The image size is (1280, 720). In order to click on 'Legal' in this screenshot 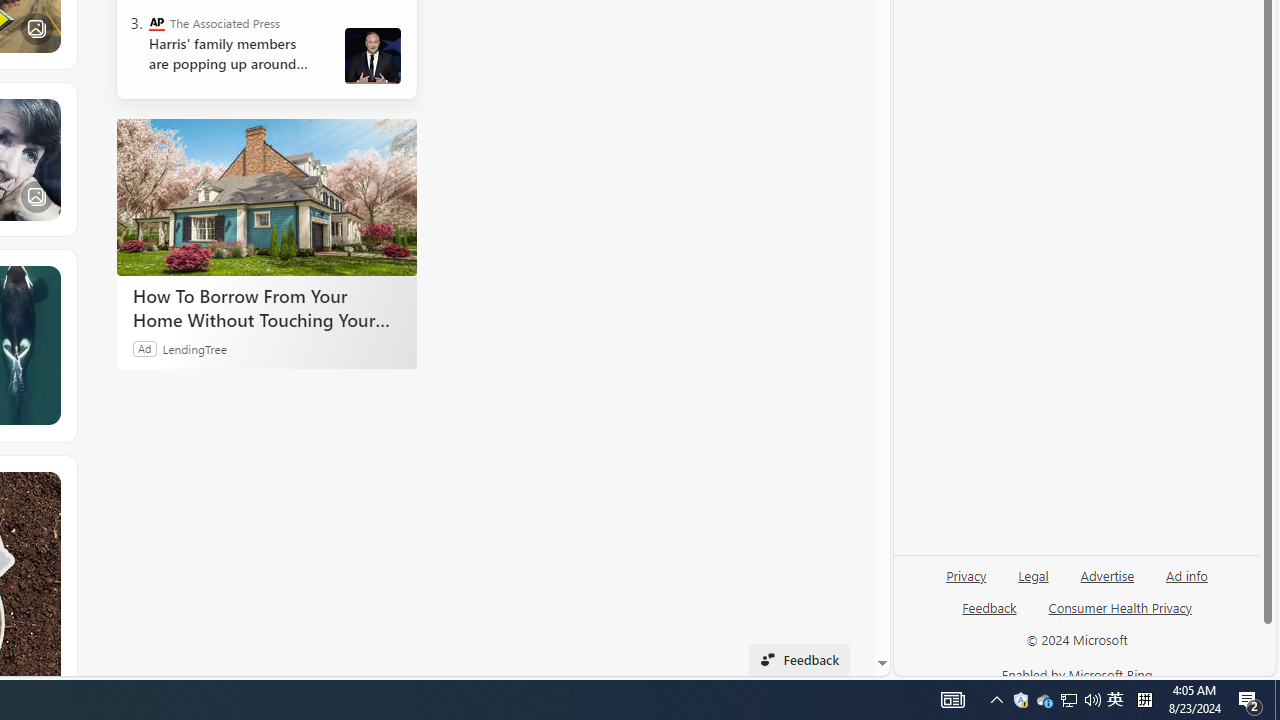, I will do `click(1033, 574)`.